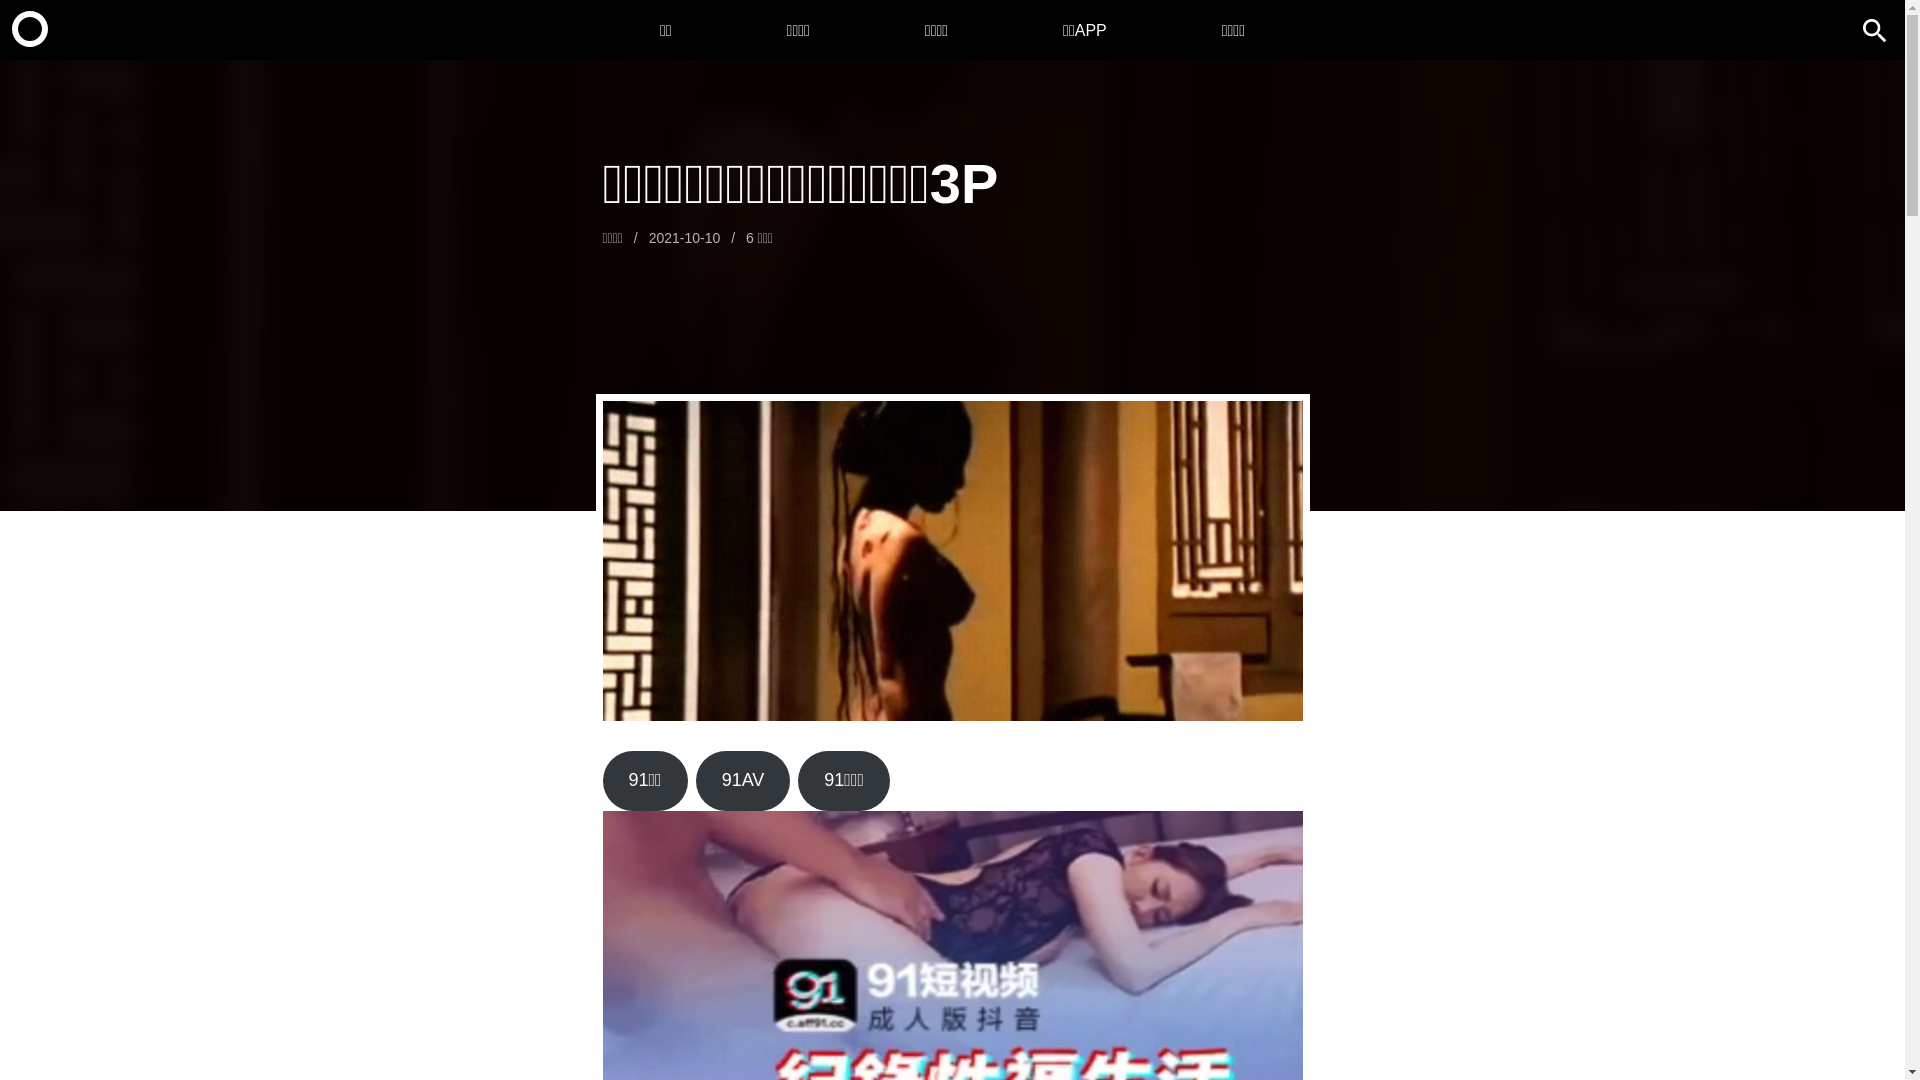  Describe the element at coordinates (696, 779) in the screenshot. I see `'91AV'` at that location.